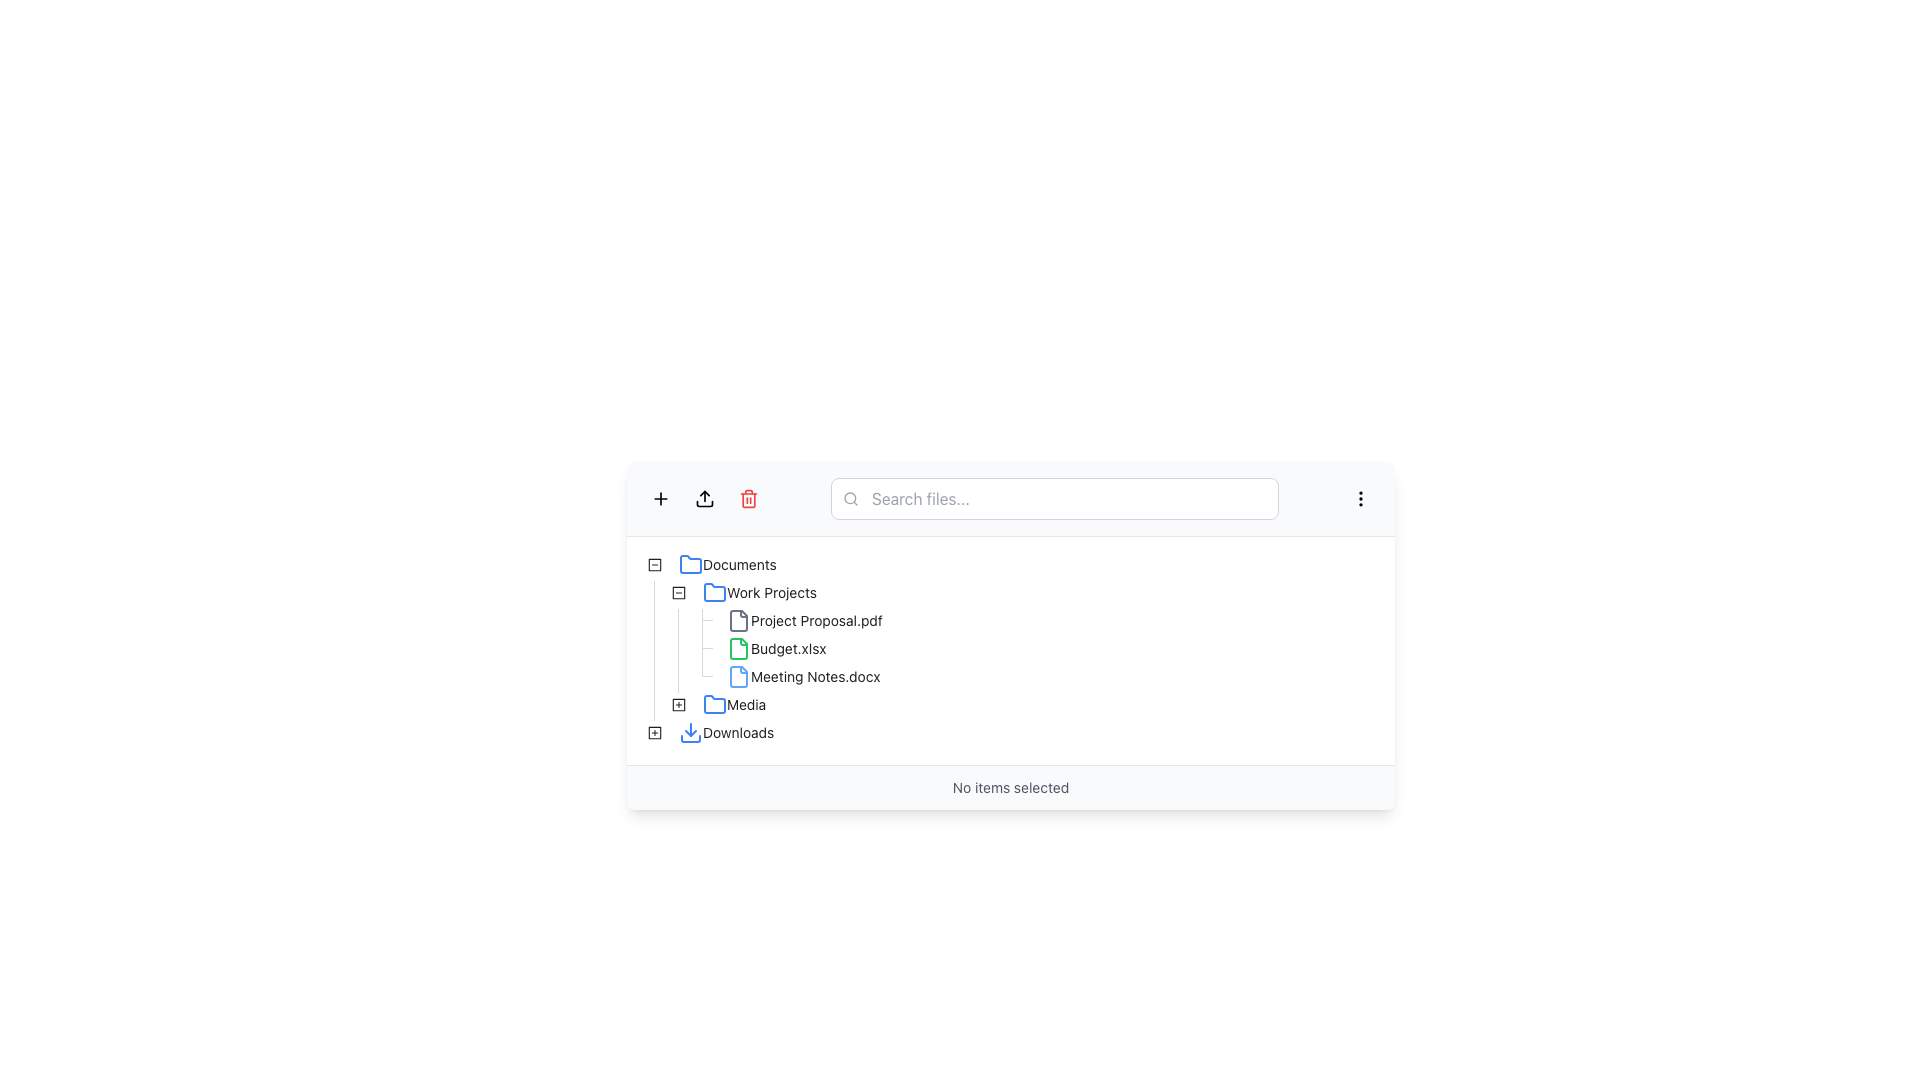  What do you see at coordinates (715, 703) in the screenshot?
I see `the folder icon representing the 'Media' directory in the file tree` at bounding box center [715, 703].